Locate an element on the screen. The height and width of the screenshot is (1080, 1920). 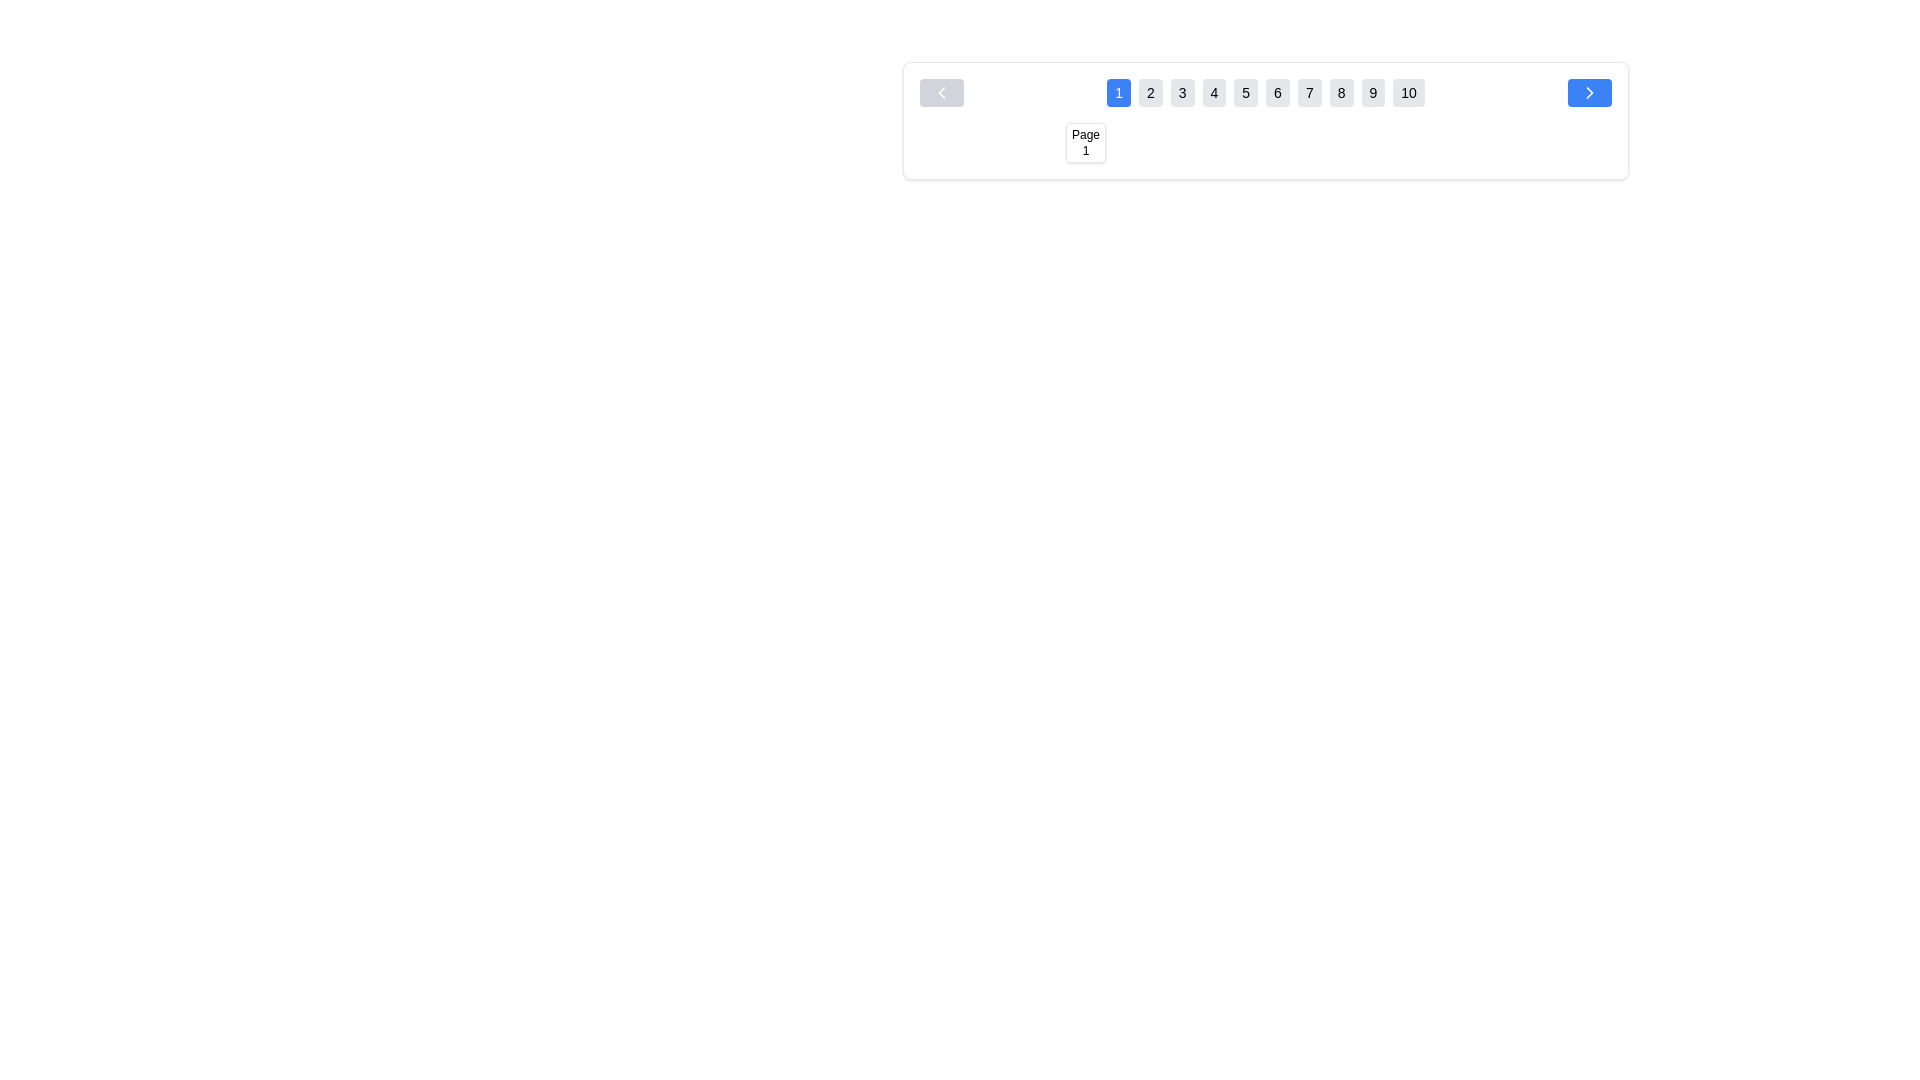
the rightmost arrow icon in the pagination menu is located at coordinates (1588, 92).